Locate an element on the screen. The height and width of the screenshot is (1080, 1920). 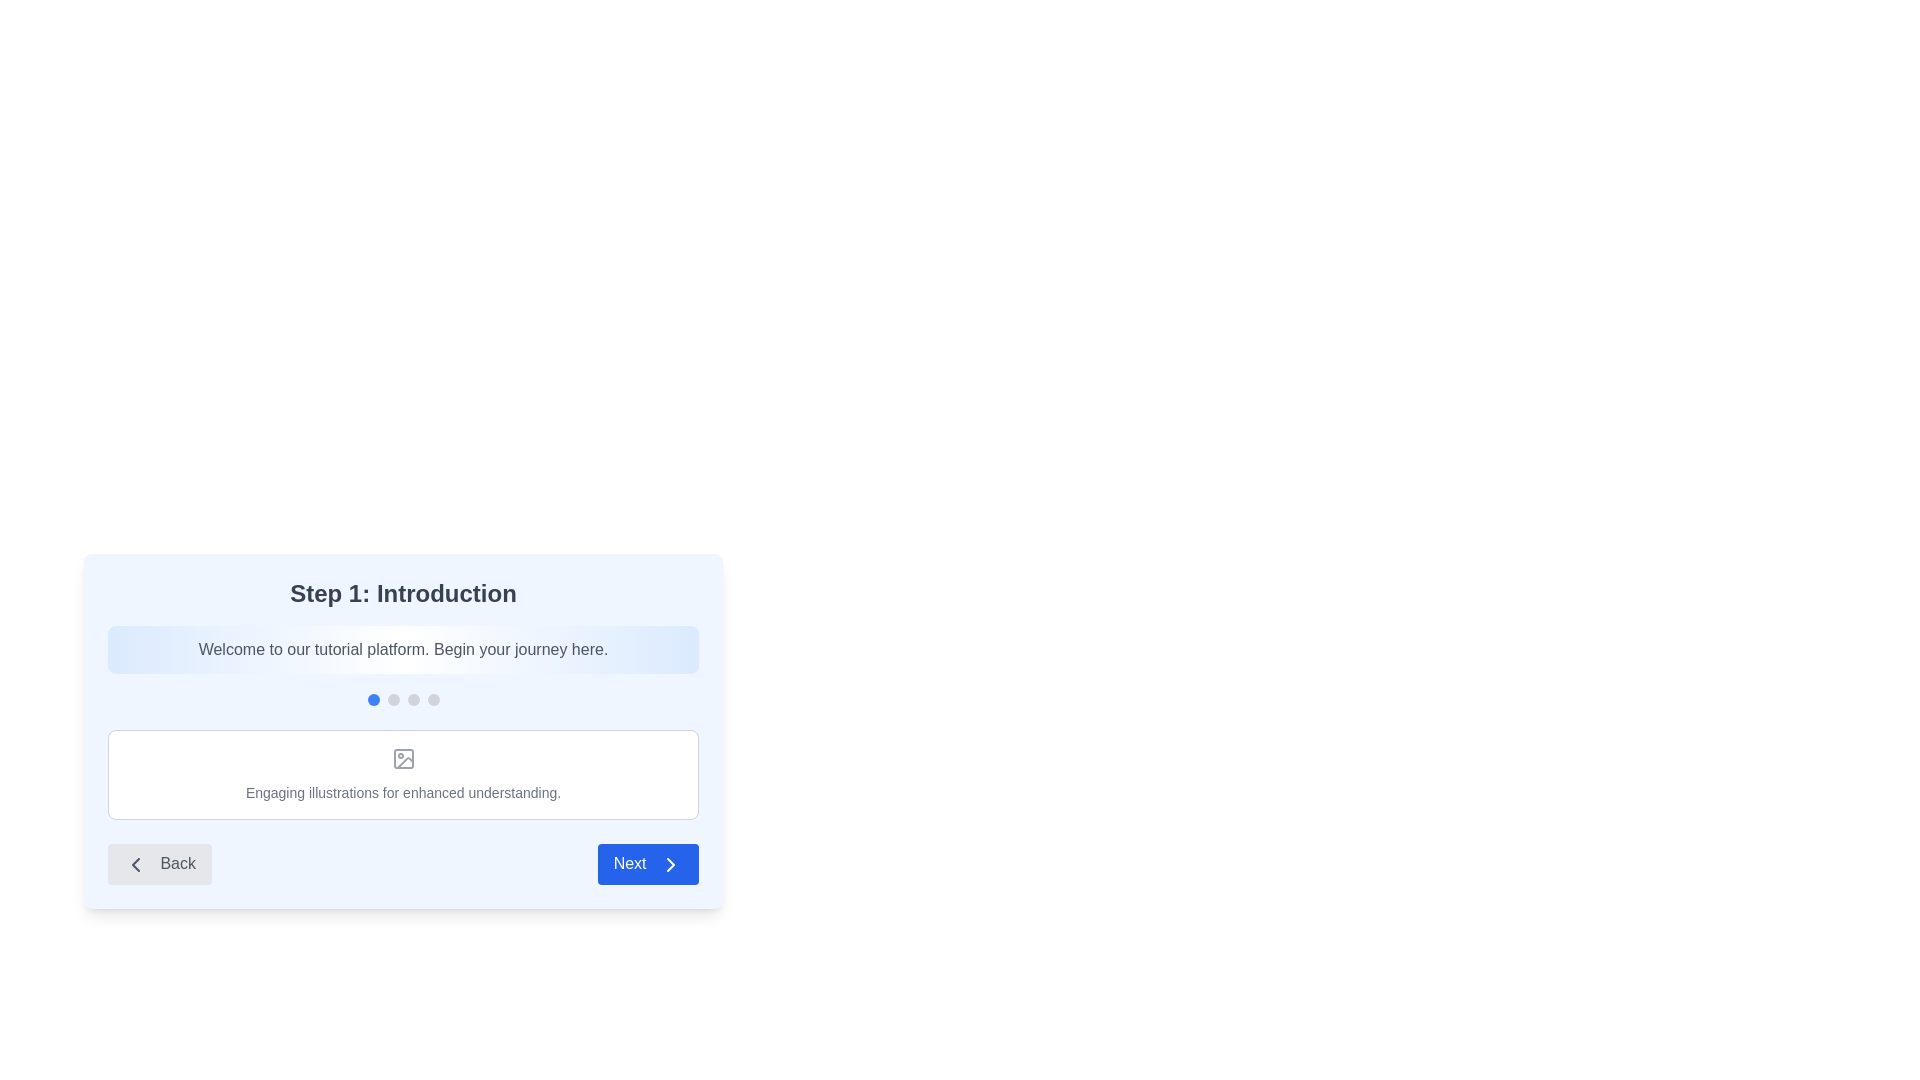
the forward action icon located at the center-right of the 'Next' button in the bottom-right corner of the interface is located at coordinates (671, 863).